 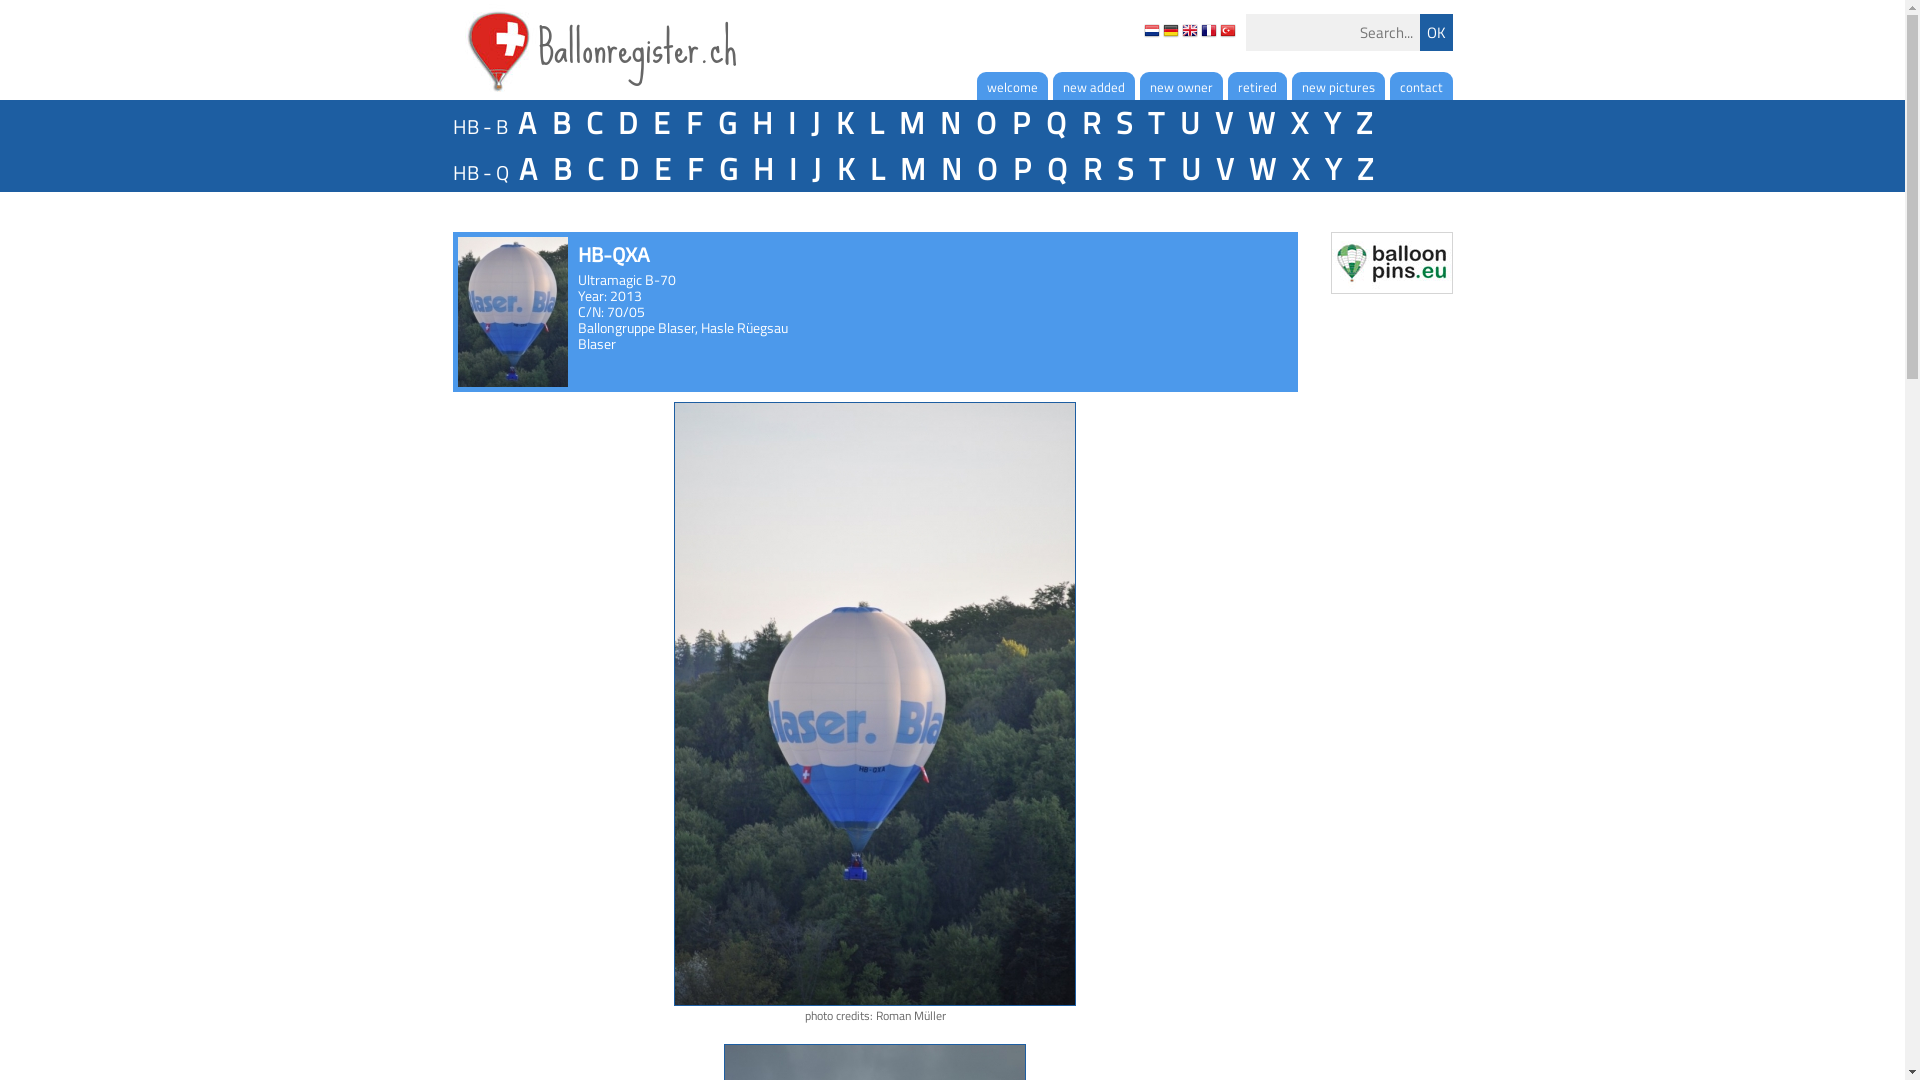 What do you see at coordinates (790, 168) in the screenshot?
I see `'I'` at bounding box center [790, 168].